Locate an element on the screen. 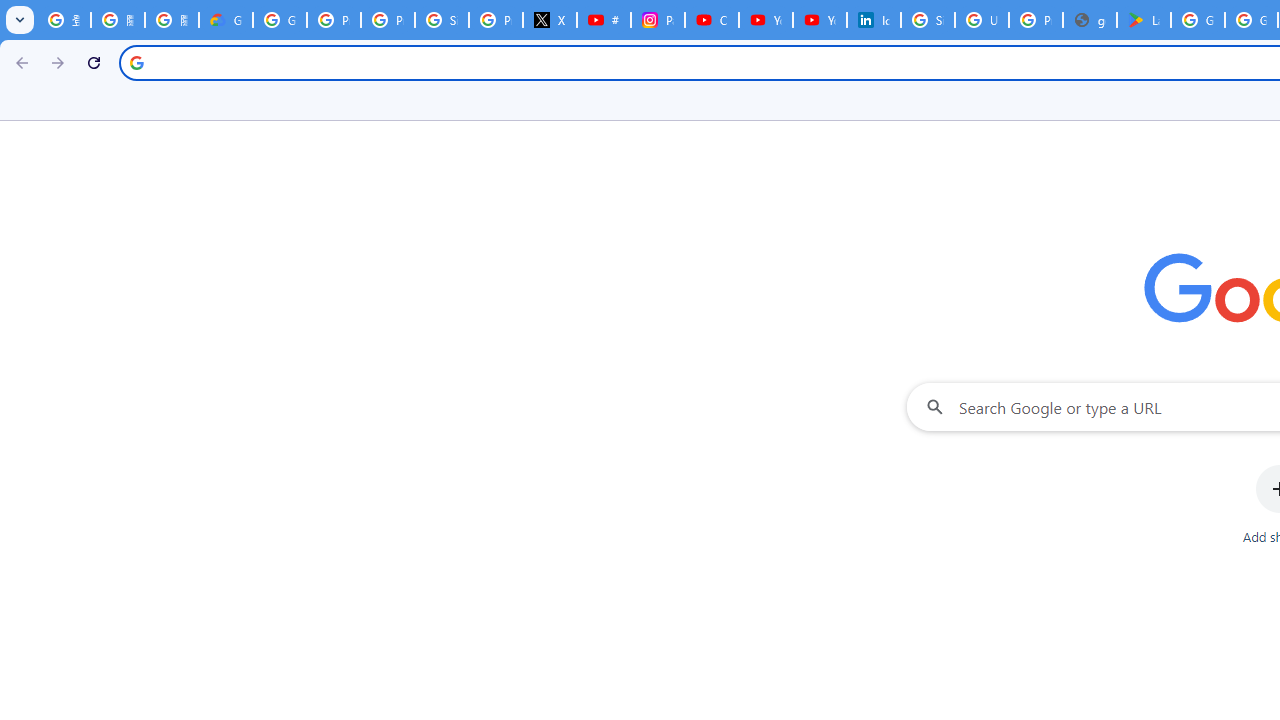 The image size is (1280, 720). 'X' is located at coordinates (550, 20).